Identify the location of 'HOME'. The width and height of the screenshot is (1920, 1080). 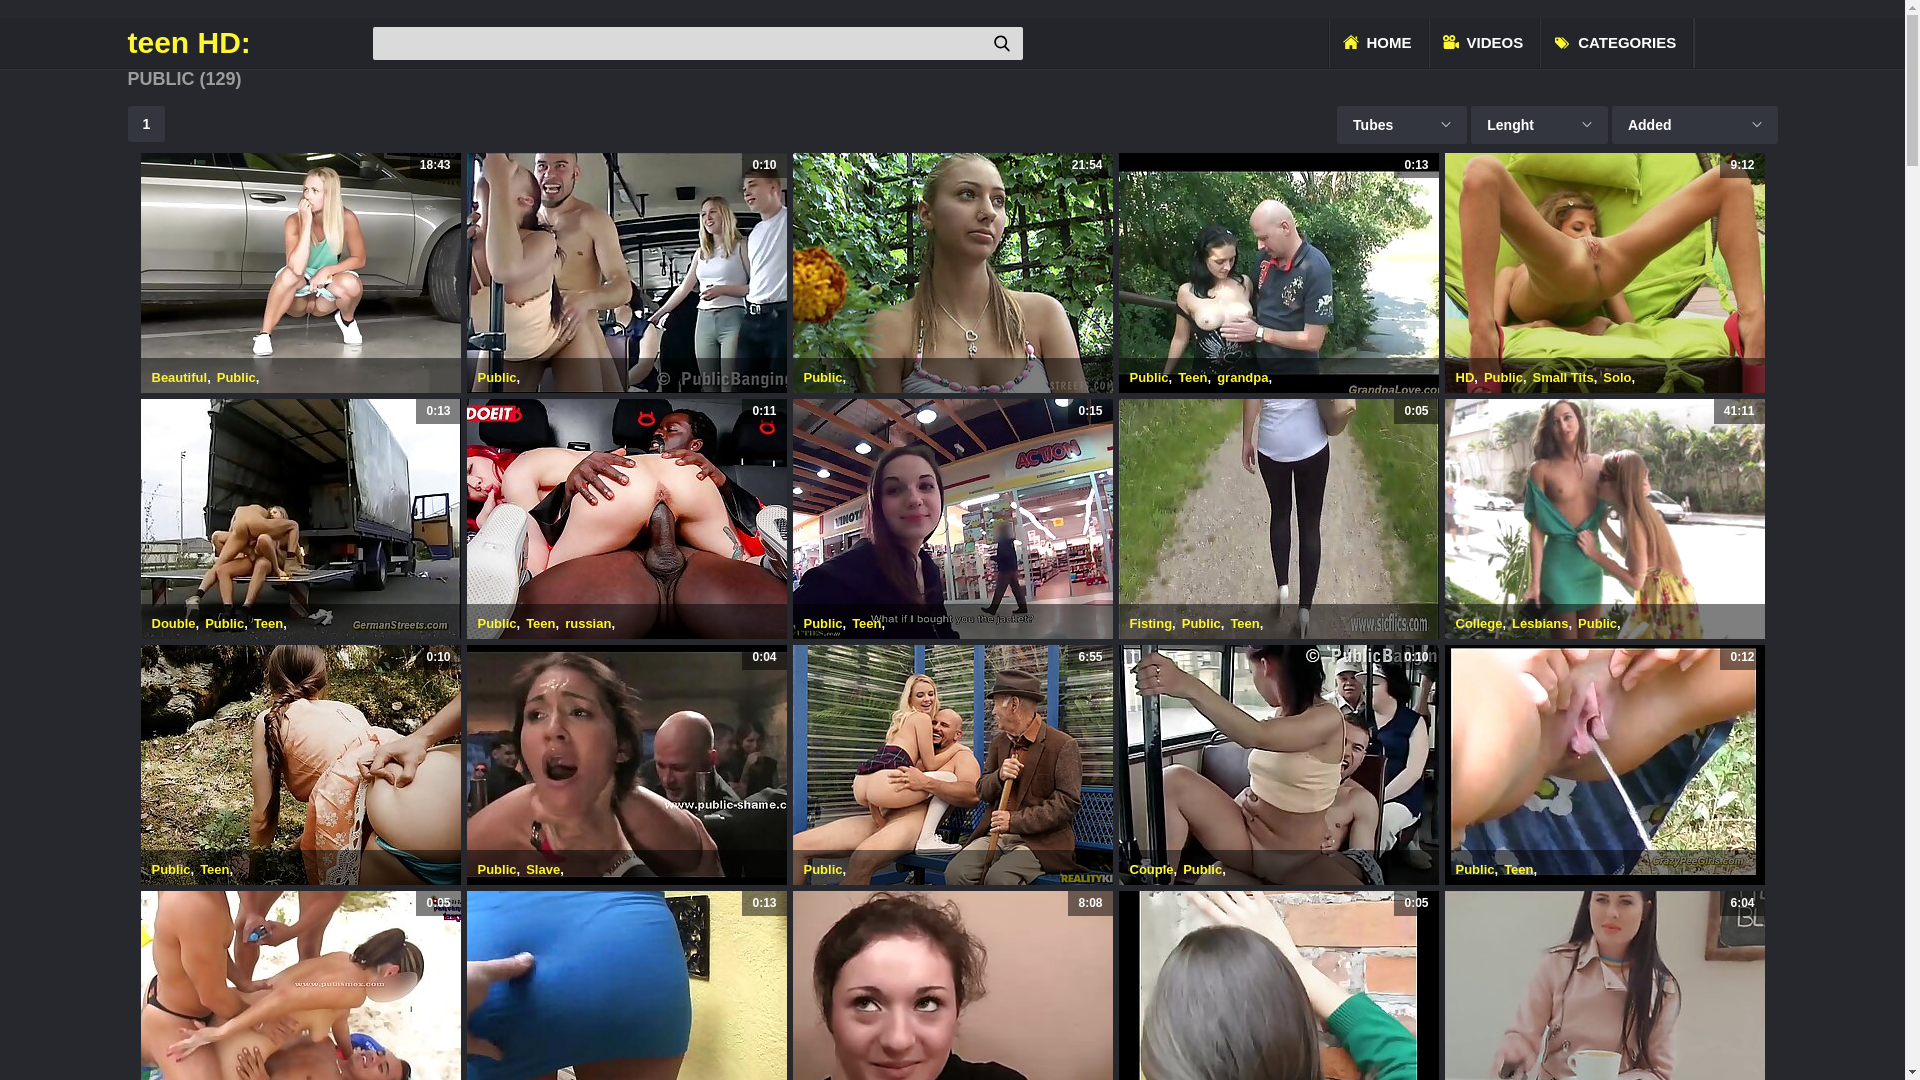
(1376, 42).